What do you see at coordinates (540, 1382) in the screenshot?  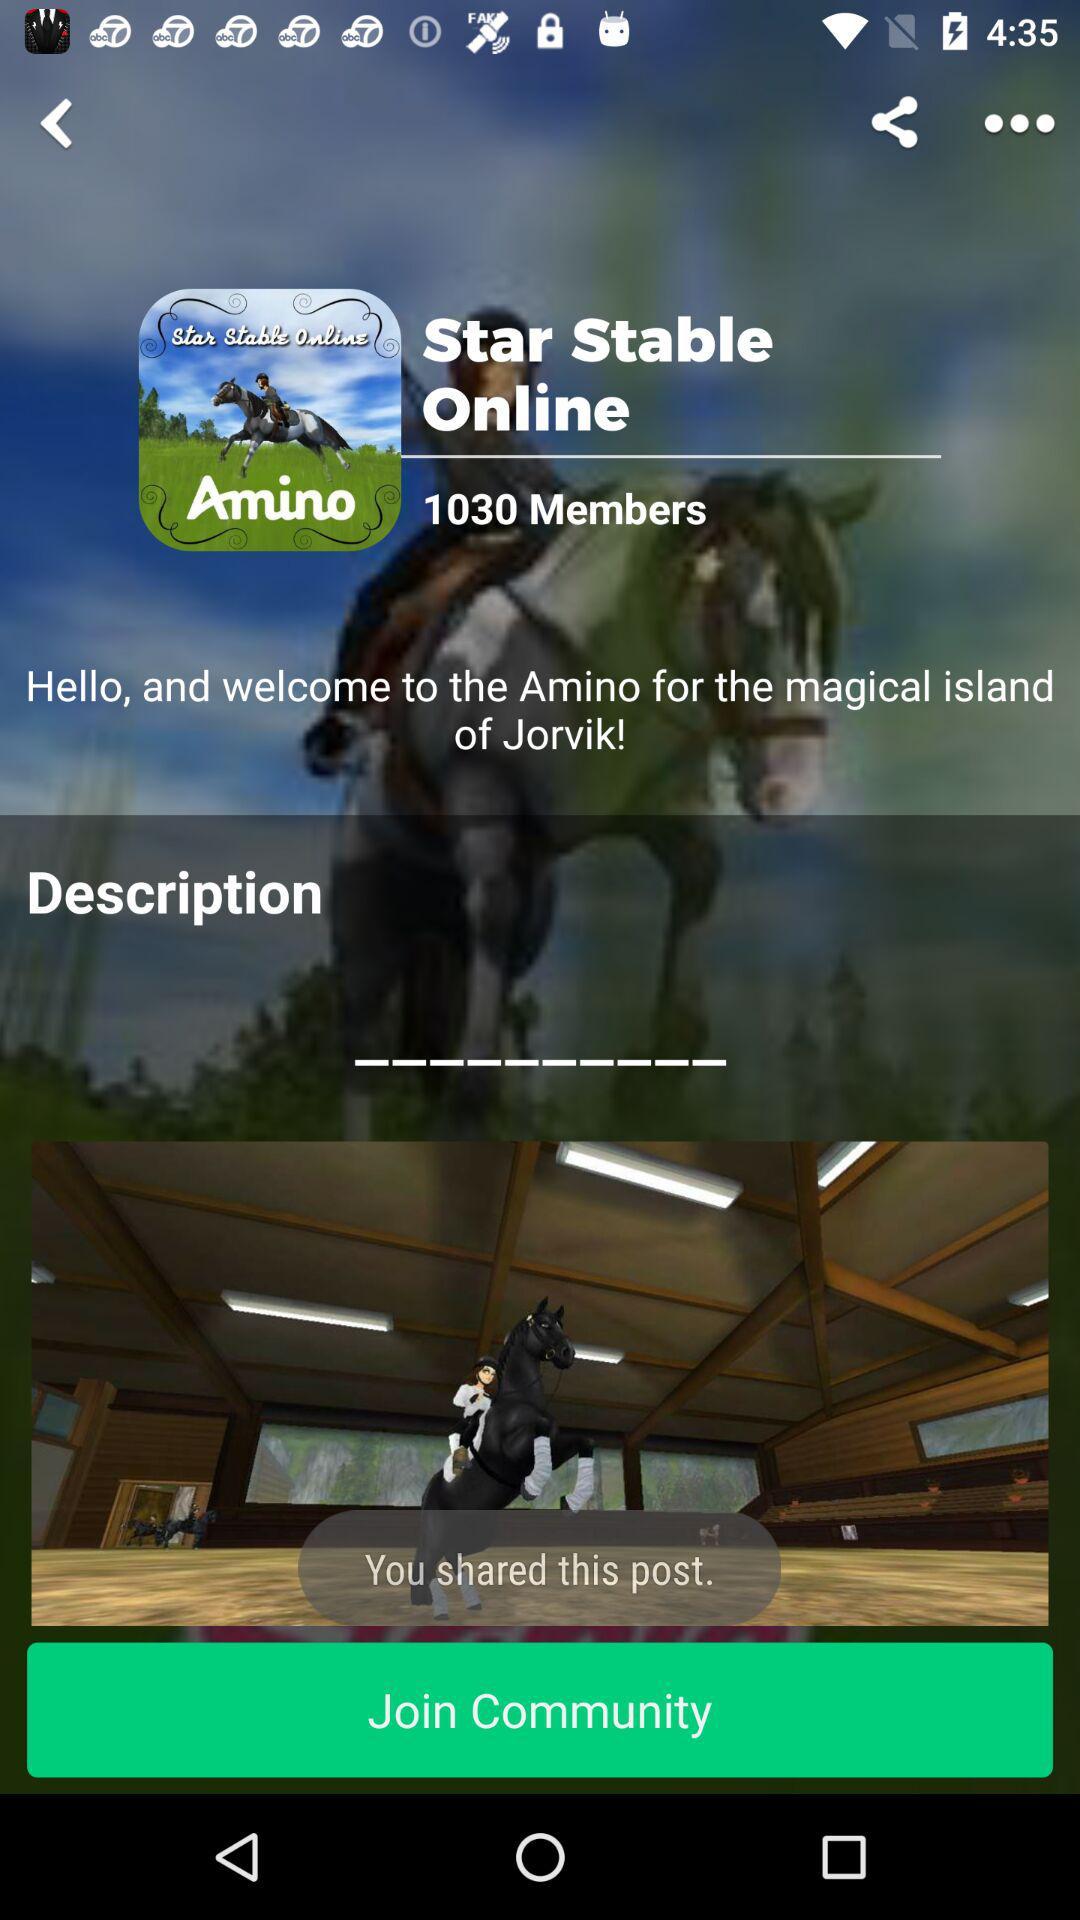 I see `share the post` at bounding box center [540, 1382].